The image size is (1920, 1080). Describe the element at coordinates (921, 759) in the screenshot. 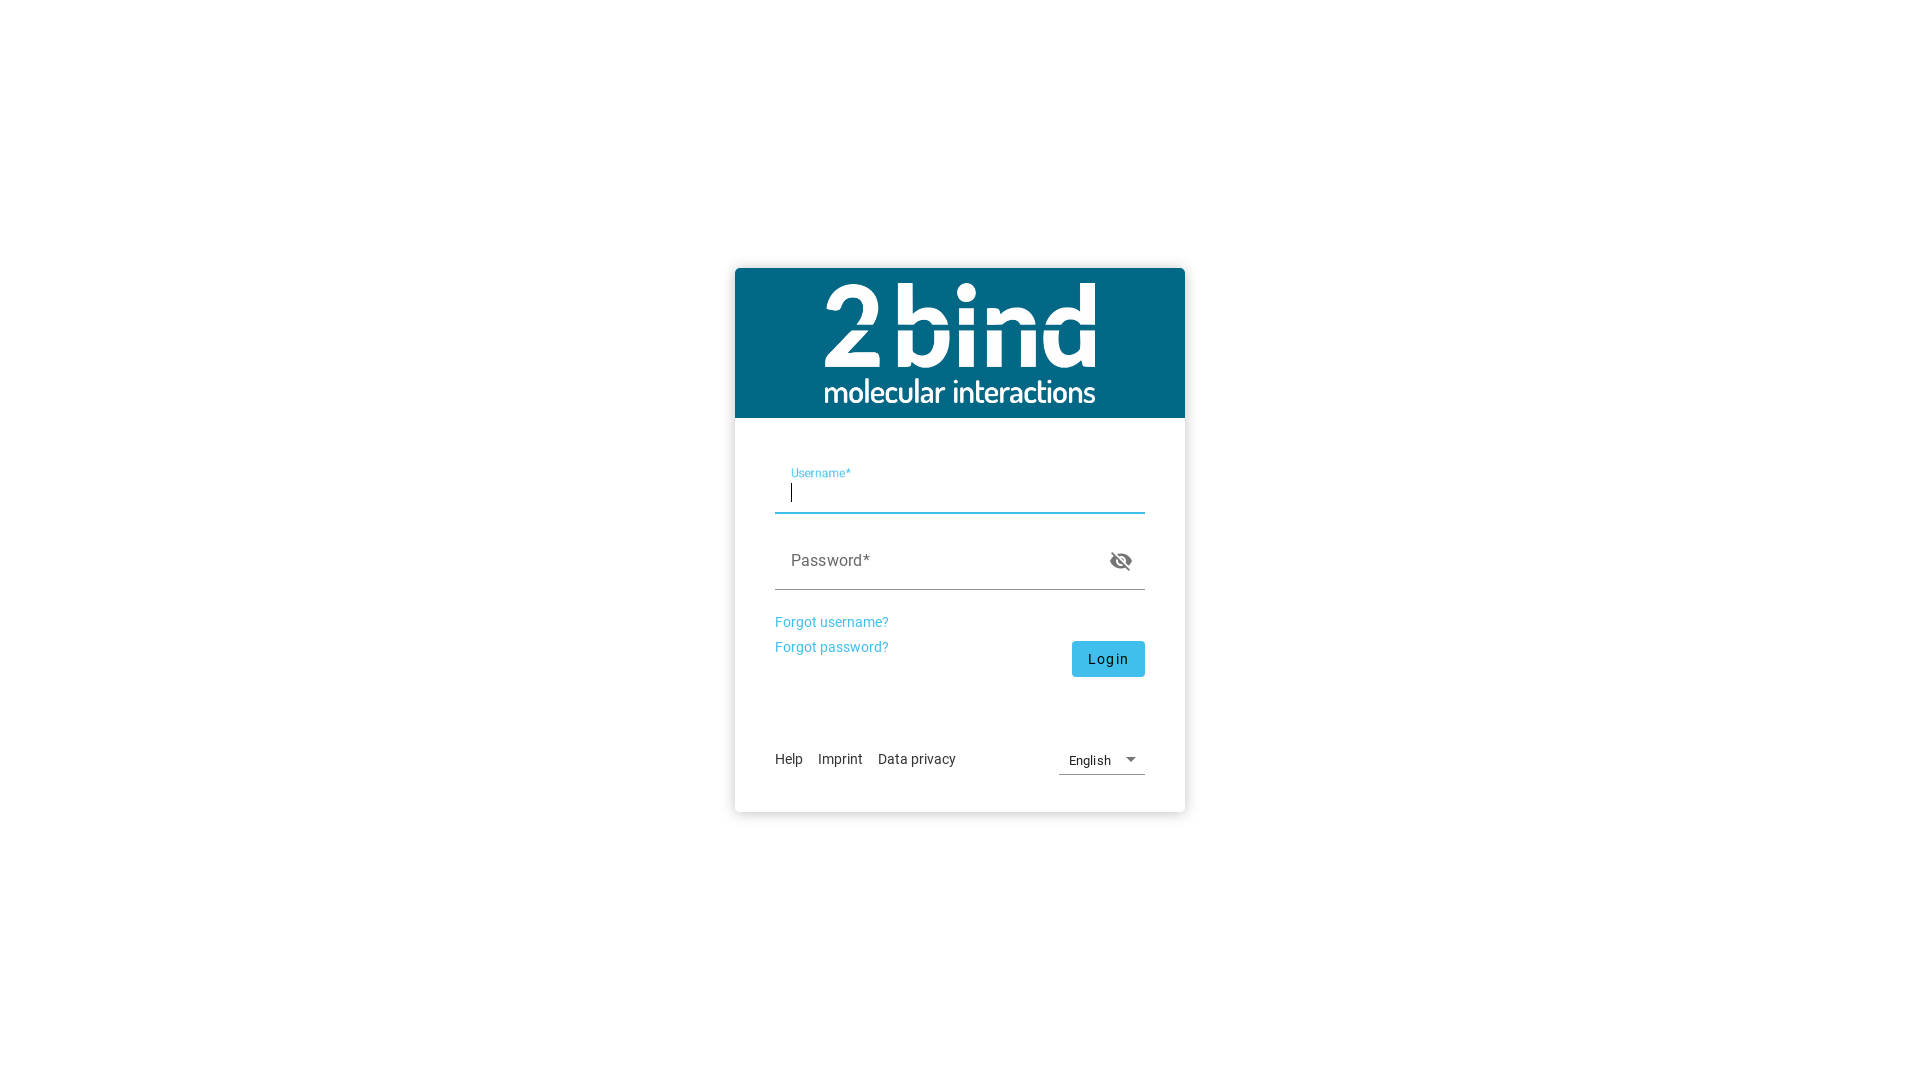

I see `'Data privacy'` at that location.